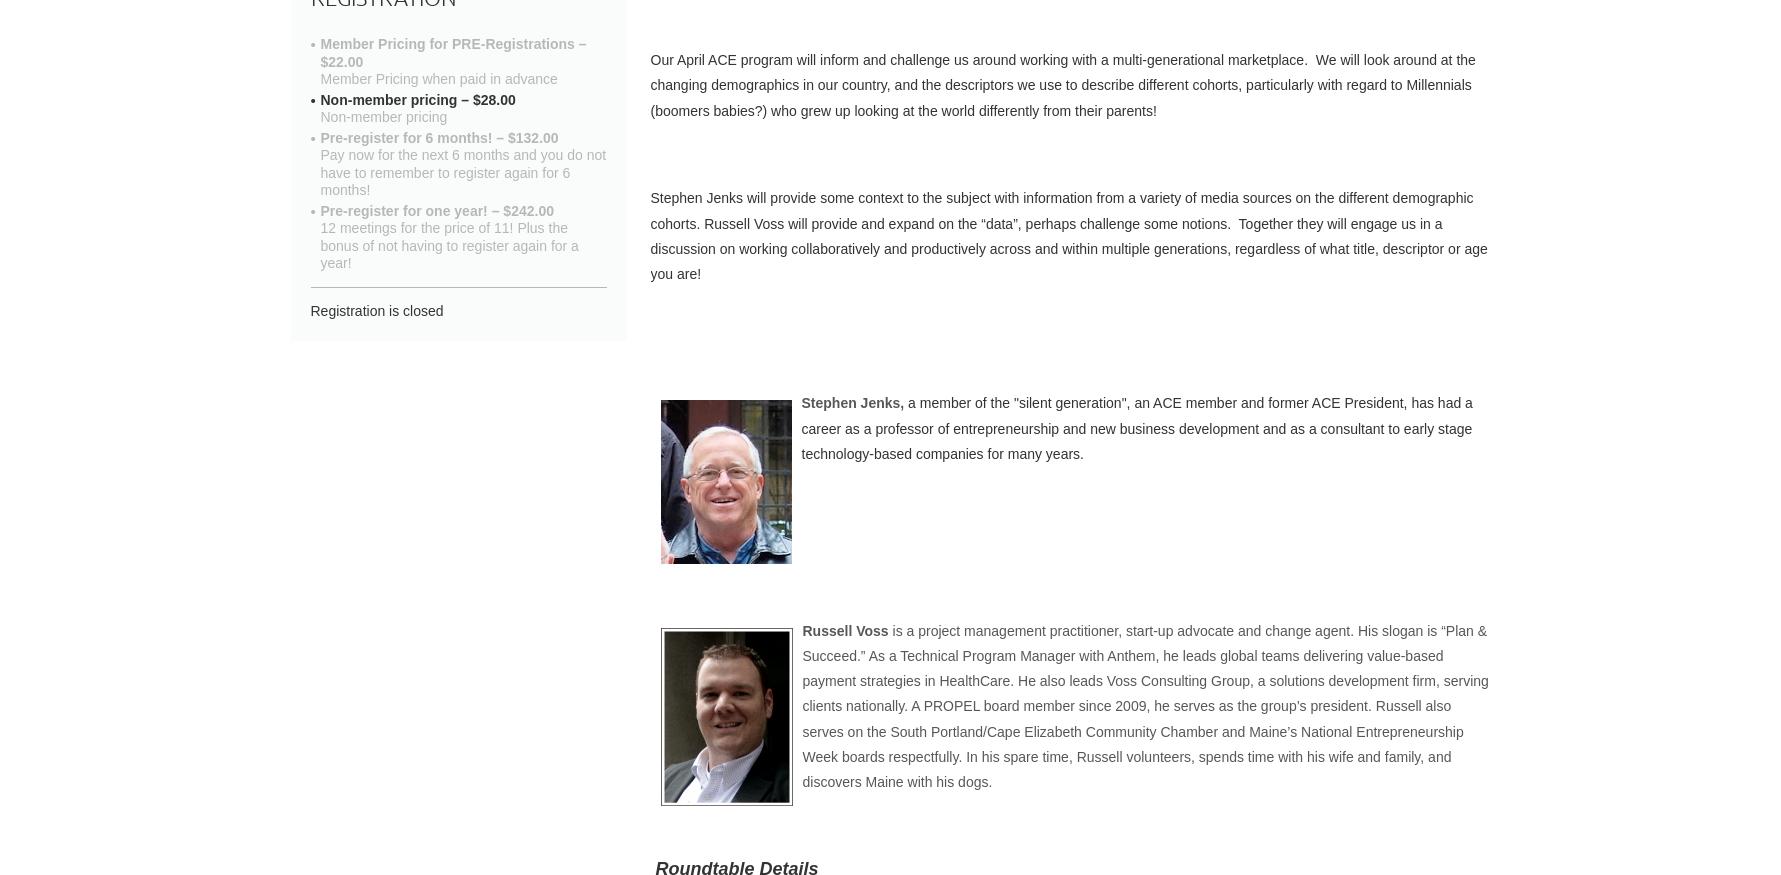  I want to click on 'Non-member pricing – $28.00', so click(319, 98).